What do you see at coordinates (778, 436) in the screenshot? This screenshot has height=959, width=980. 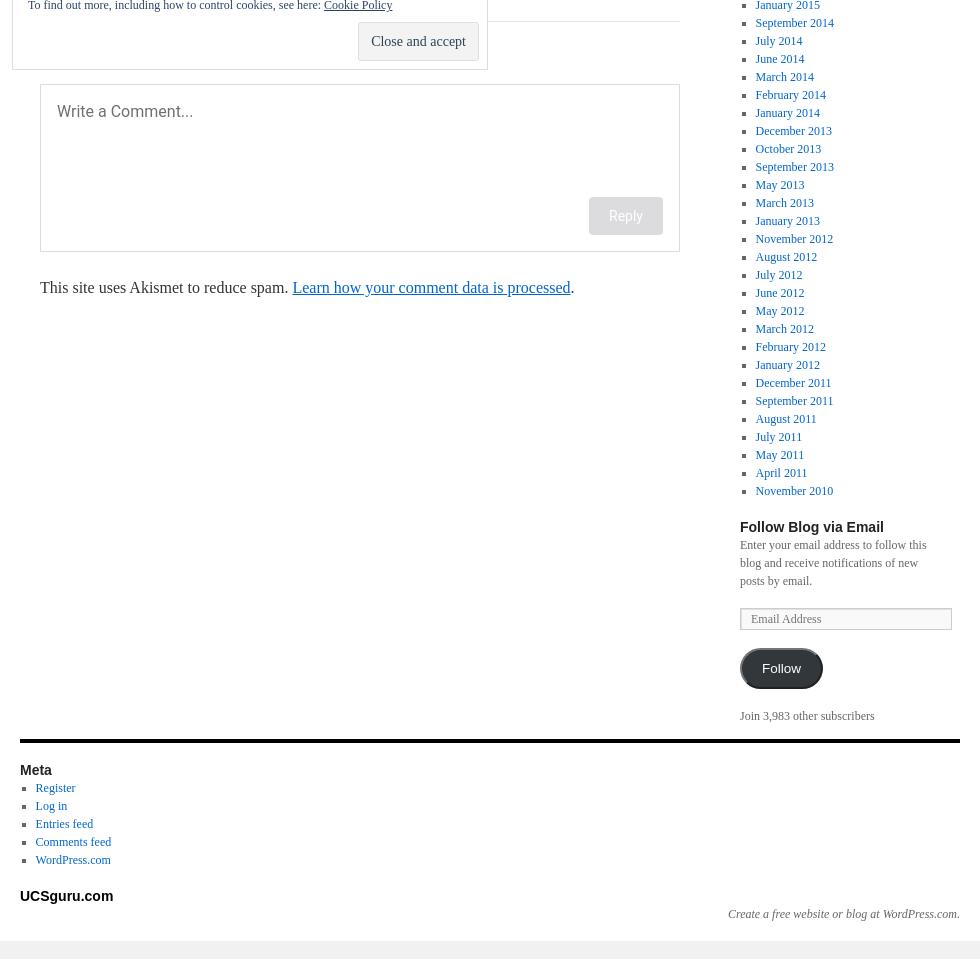 I see `'July 2011'` at bounding box center [778, 436].